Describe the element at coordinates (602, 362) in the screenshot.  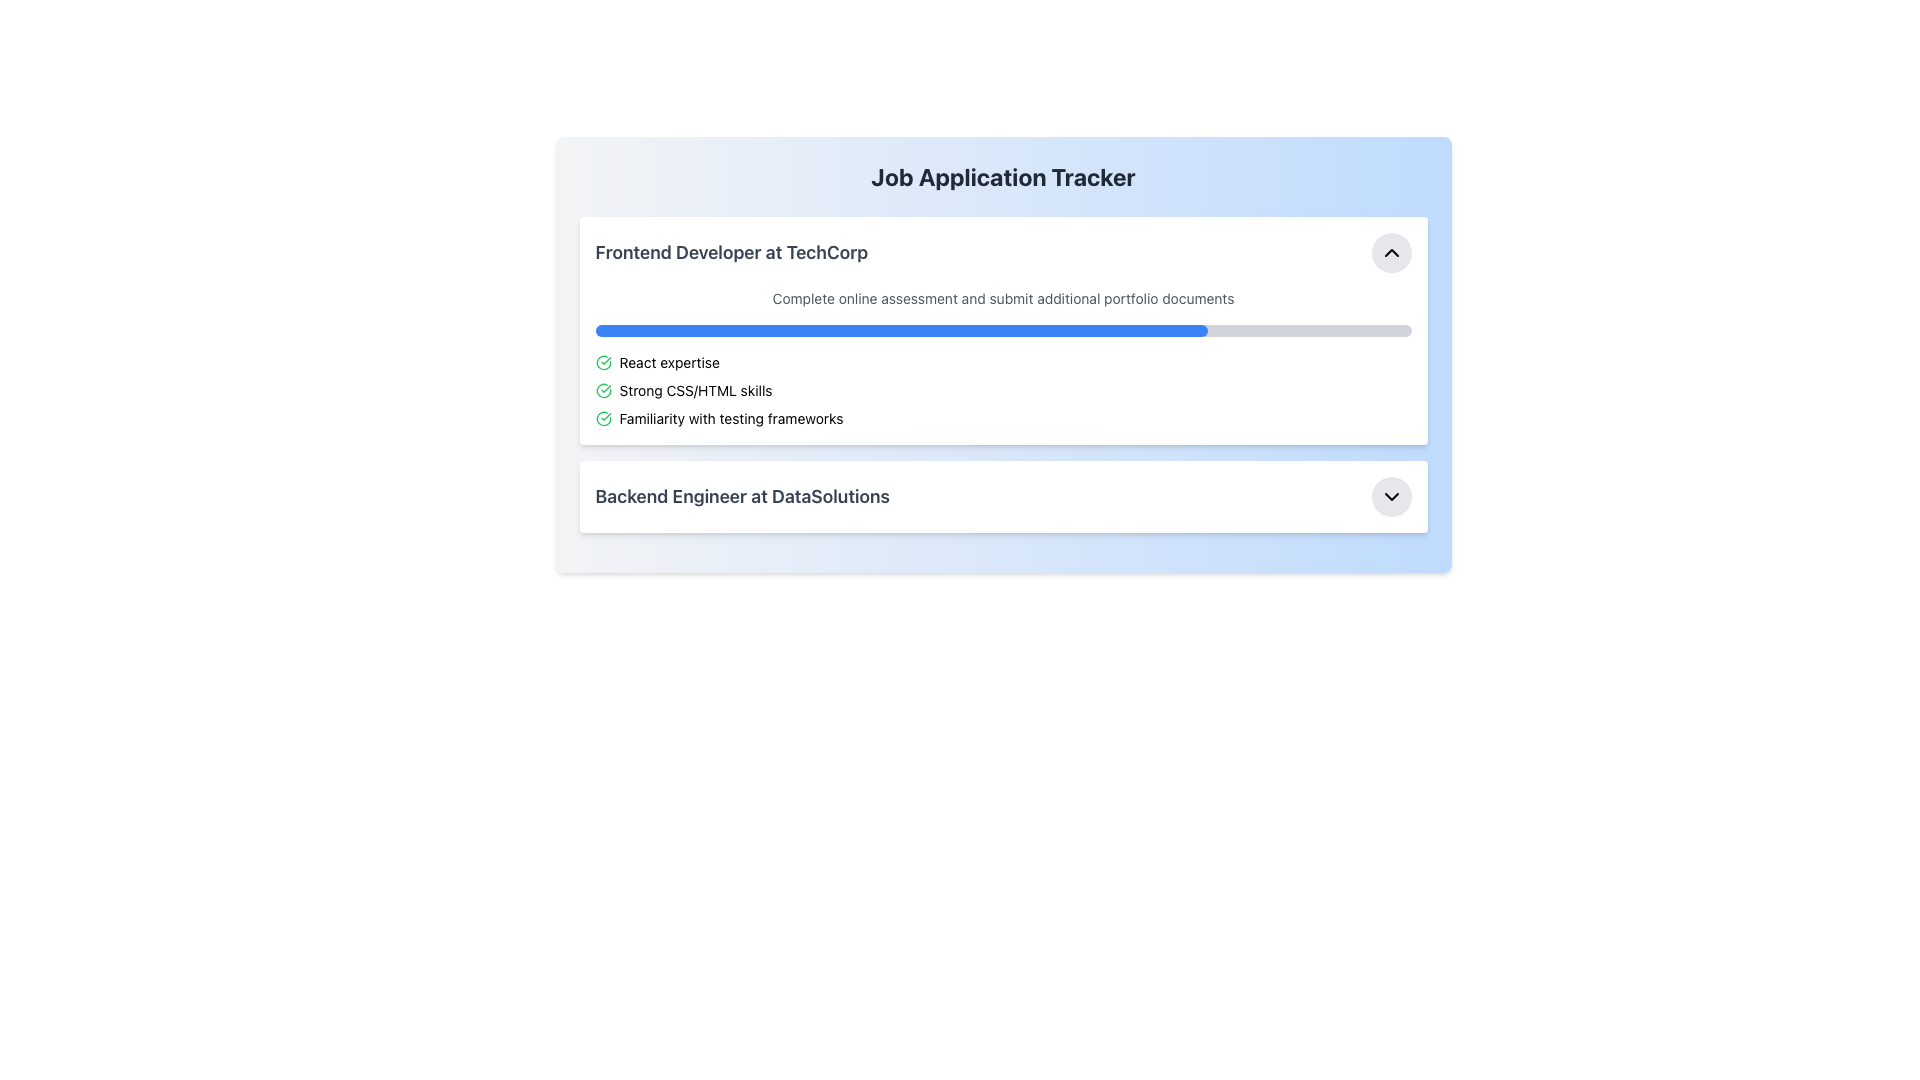
I see `the green checkmark icon that indicates success for the 'React expertise' label, located directly before the label text` at that location.